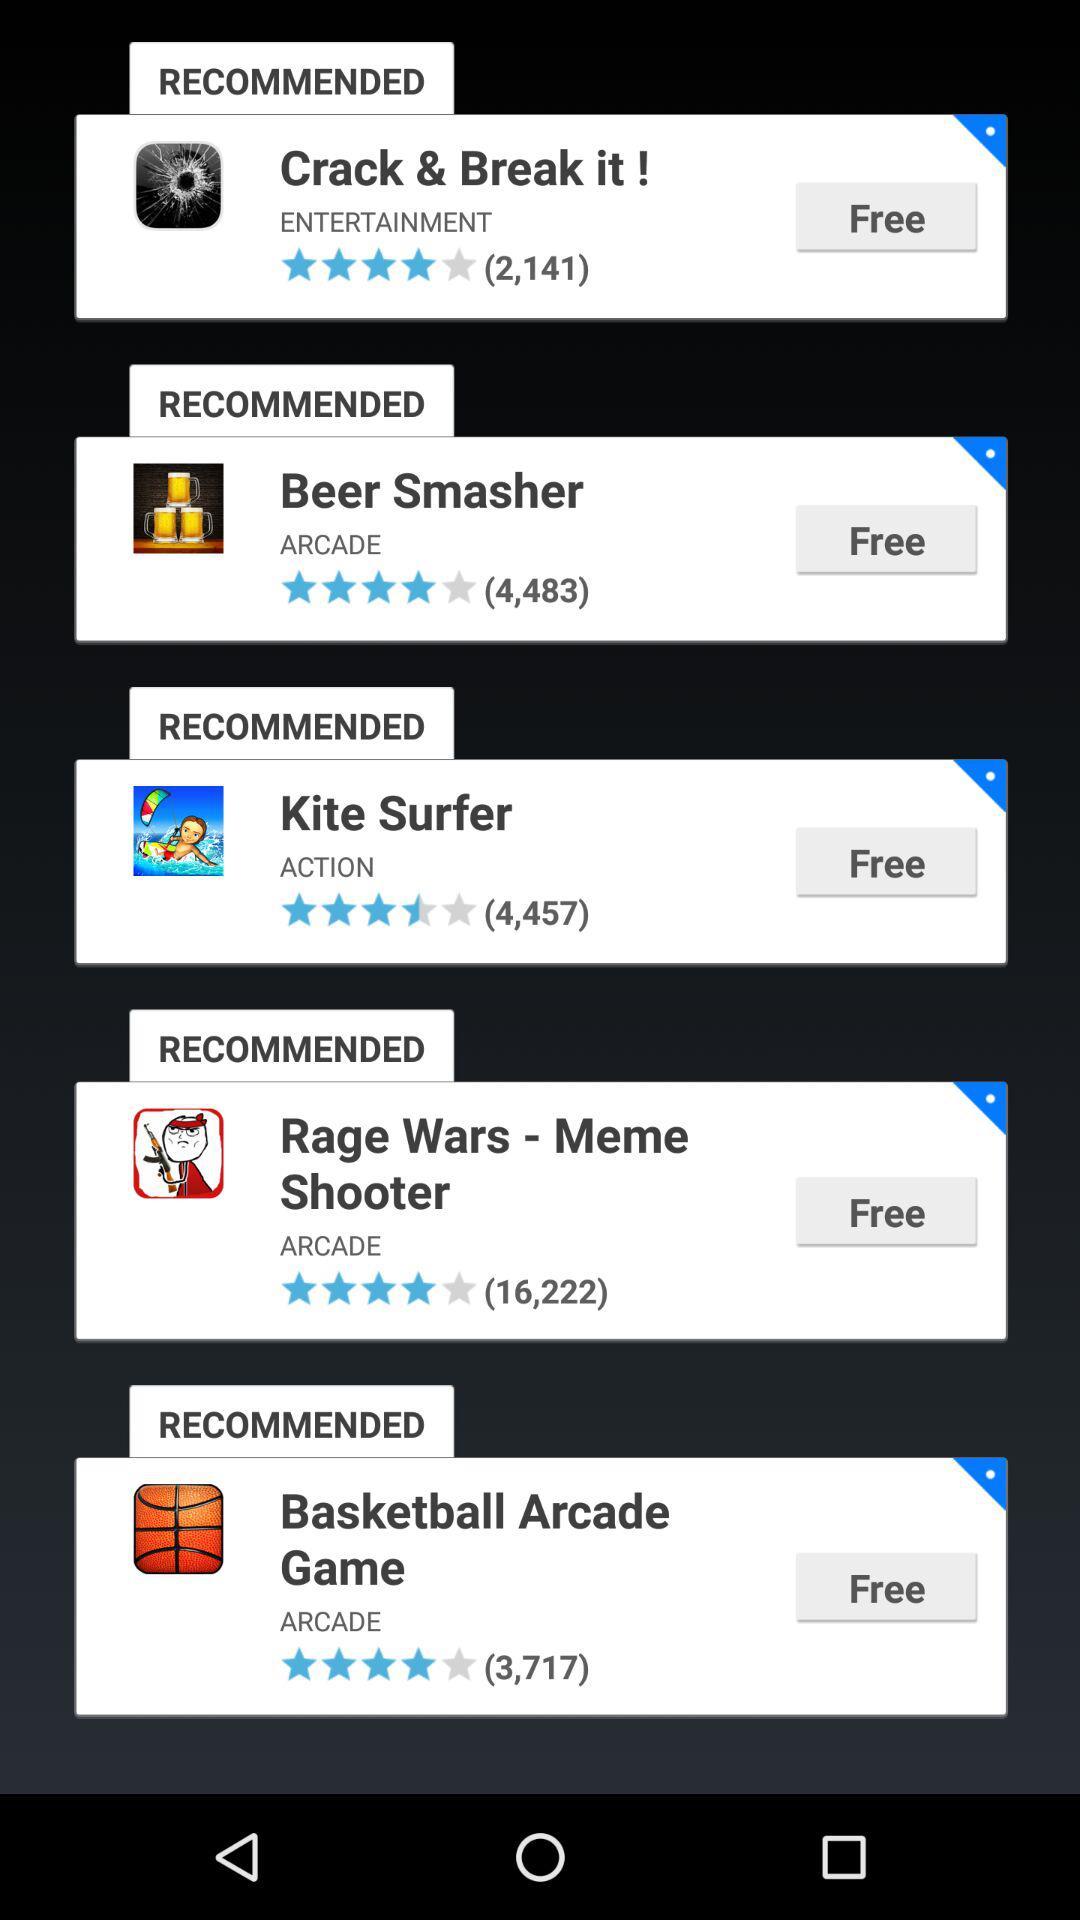 This screenshot has width=1080, height=1920. Describe the element at coordinates (978, 1484) in the screenshot. I see `app next to basketball arcade game icon` at that location.